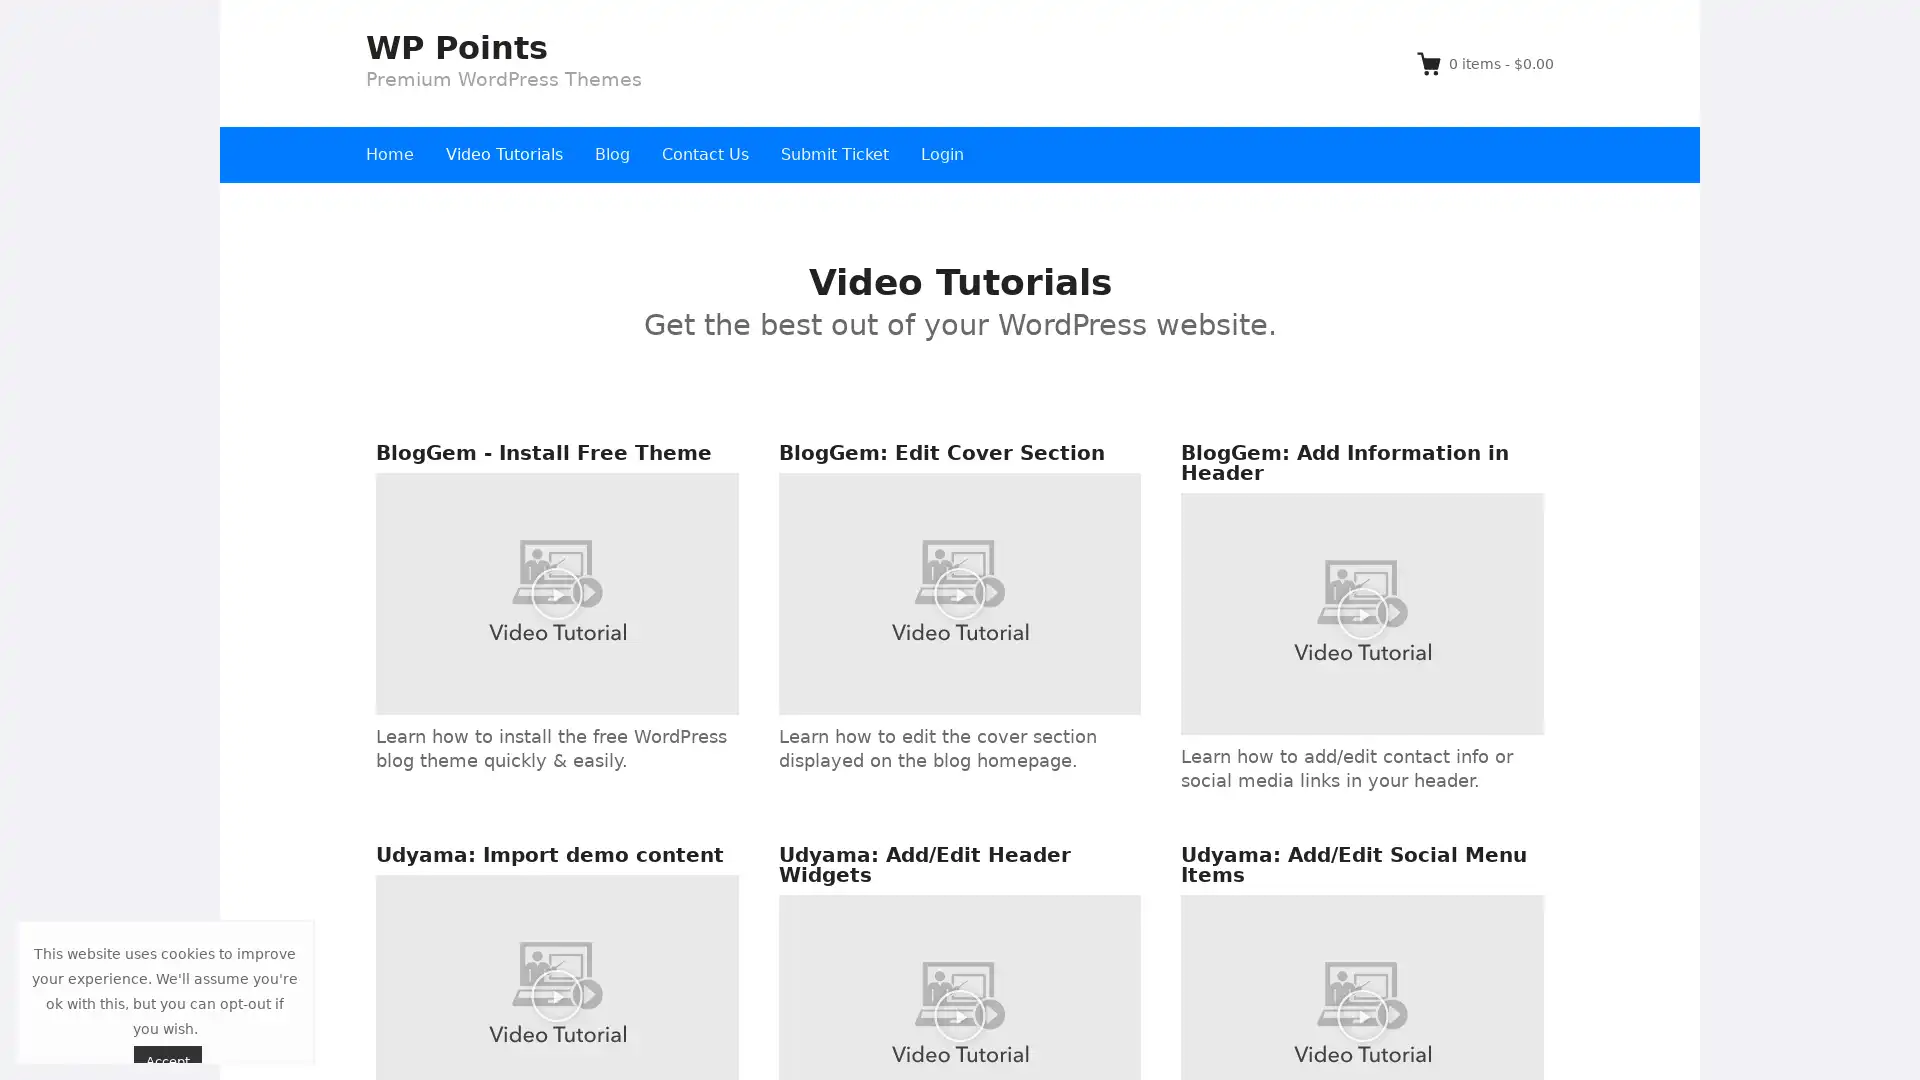  I want to click on Play Video, so click(958, 1014).